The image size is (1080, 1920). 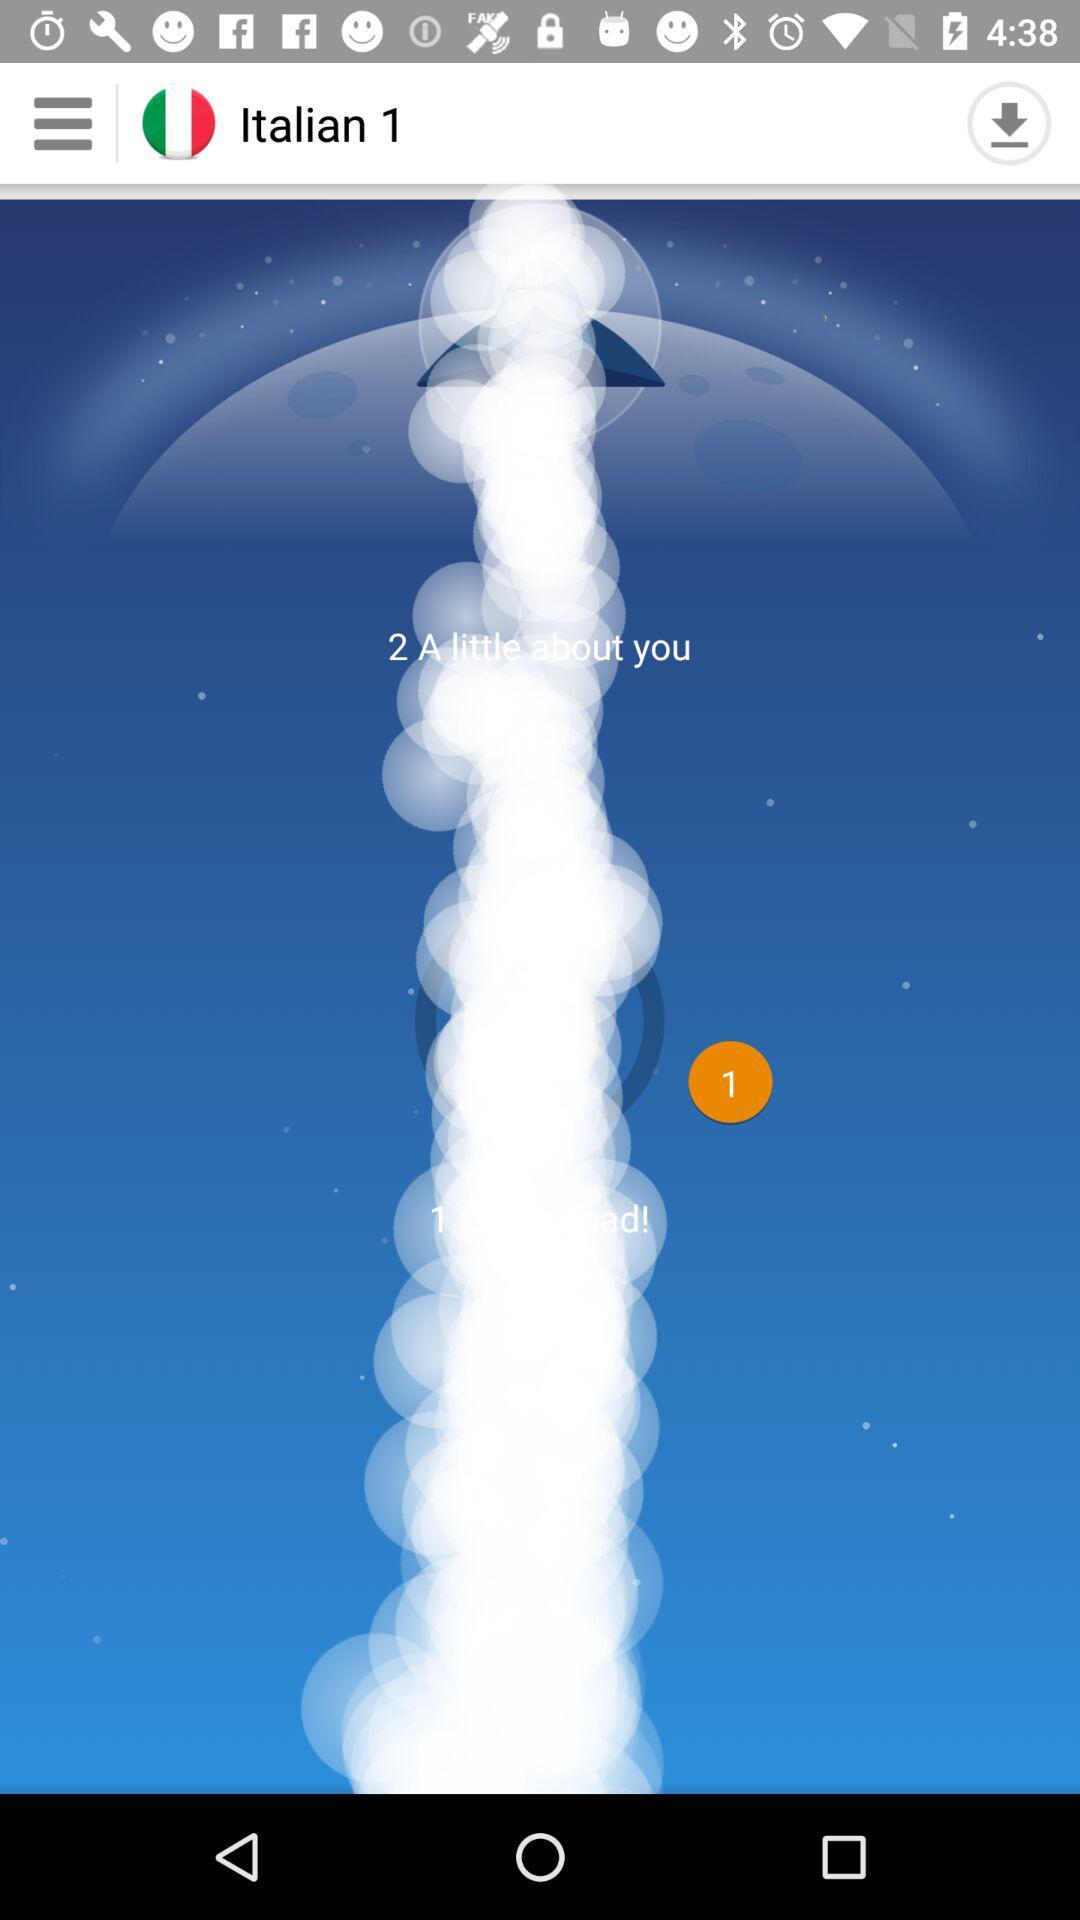 I want to click on the menu icon, so click(x=56, y=122).